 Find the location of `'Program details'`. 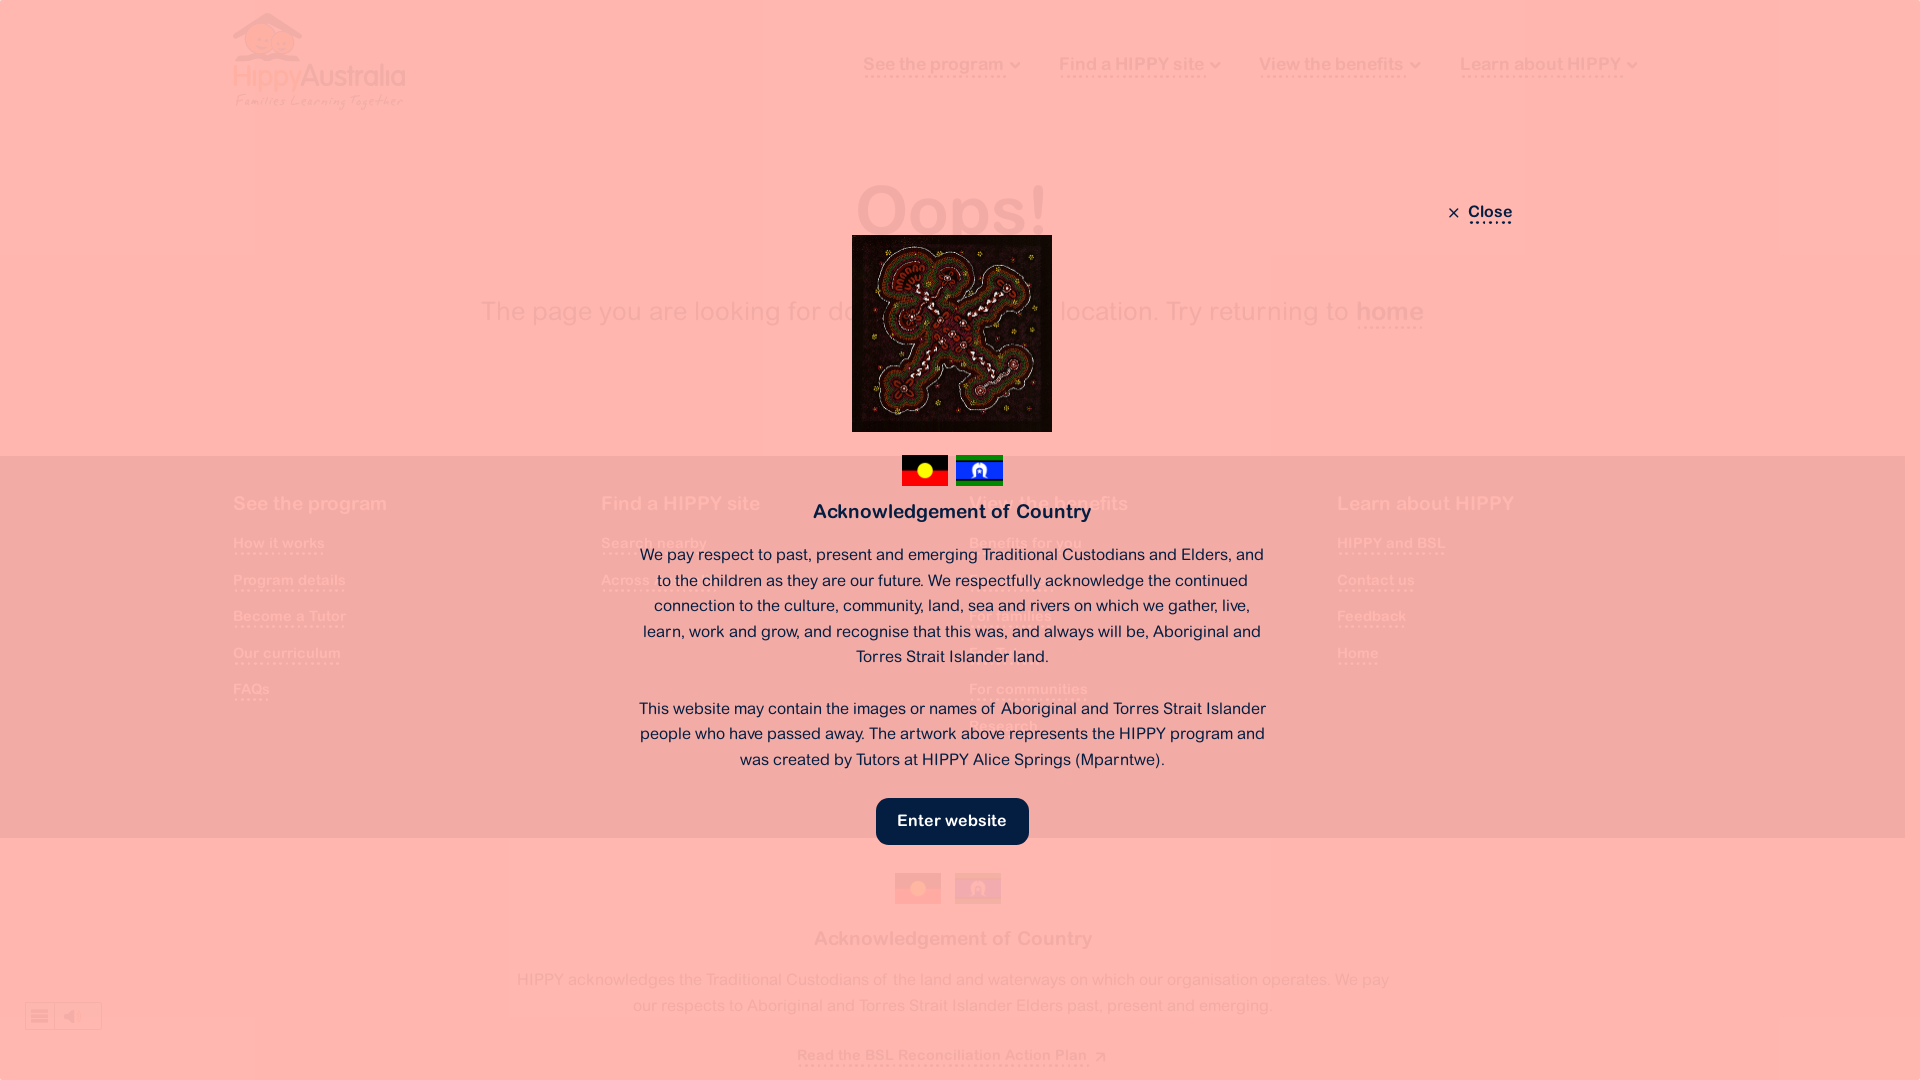

'Program details' is located at coordinates (287, 579).